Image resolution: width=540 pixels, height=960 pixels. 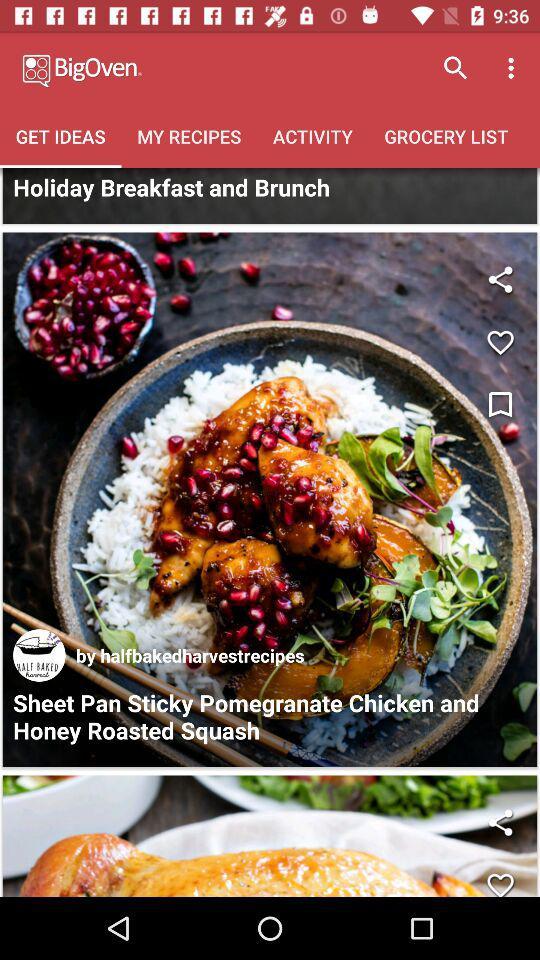 I want to click on search button, so click(x=456, y=68).